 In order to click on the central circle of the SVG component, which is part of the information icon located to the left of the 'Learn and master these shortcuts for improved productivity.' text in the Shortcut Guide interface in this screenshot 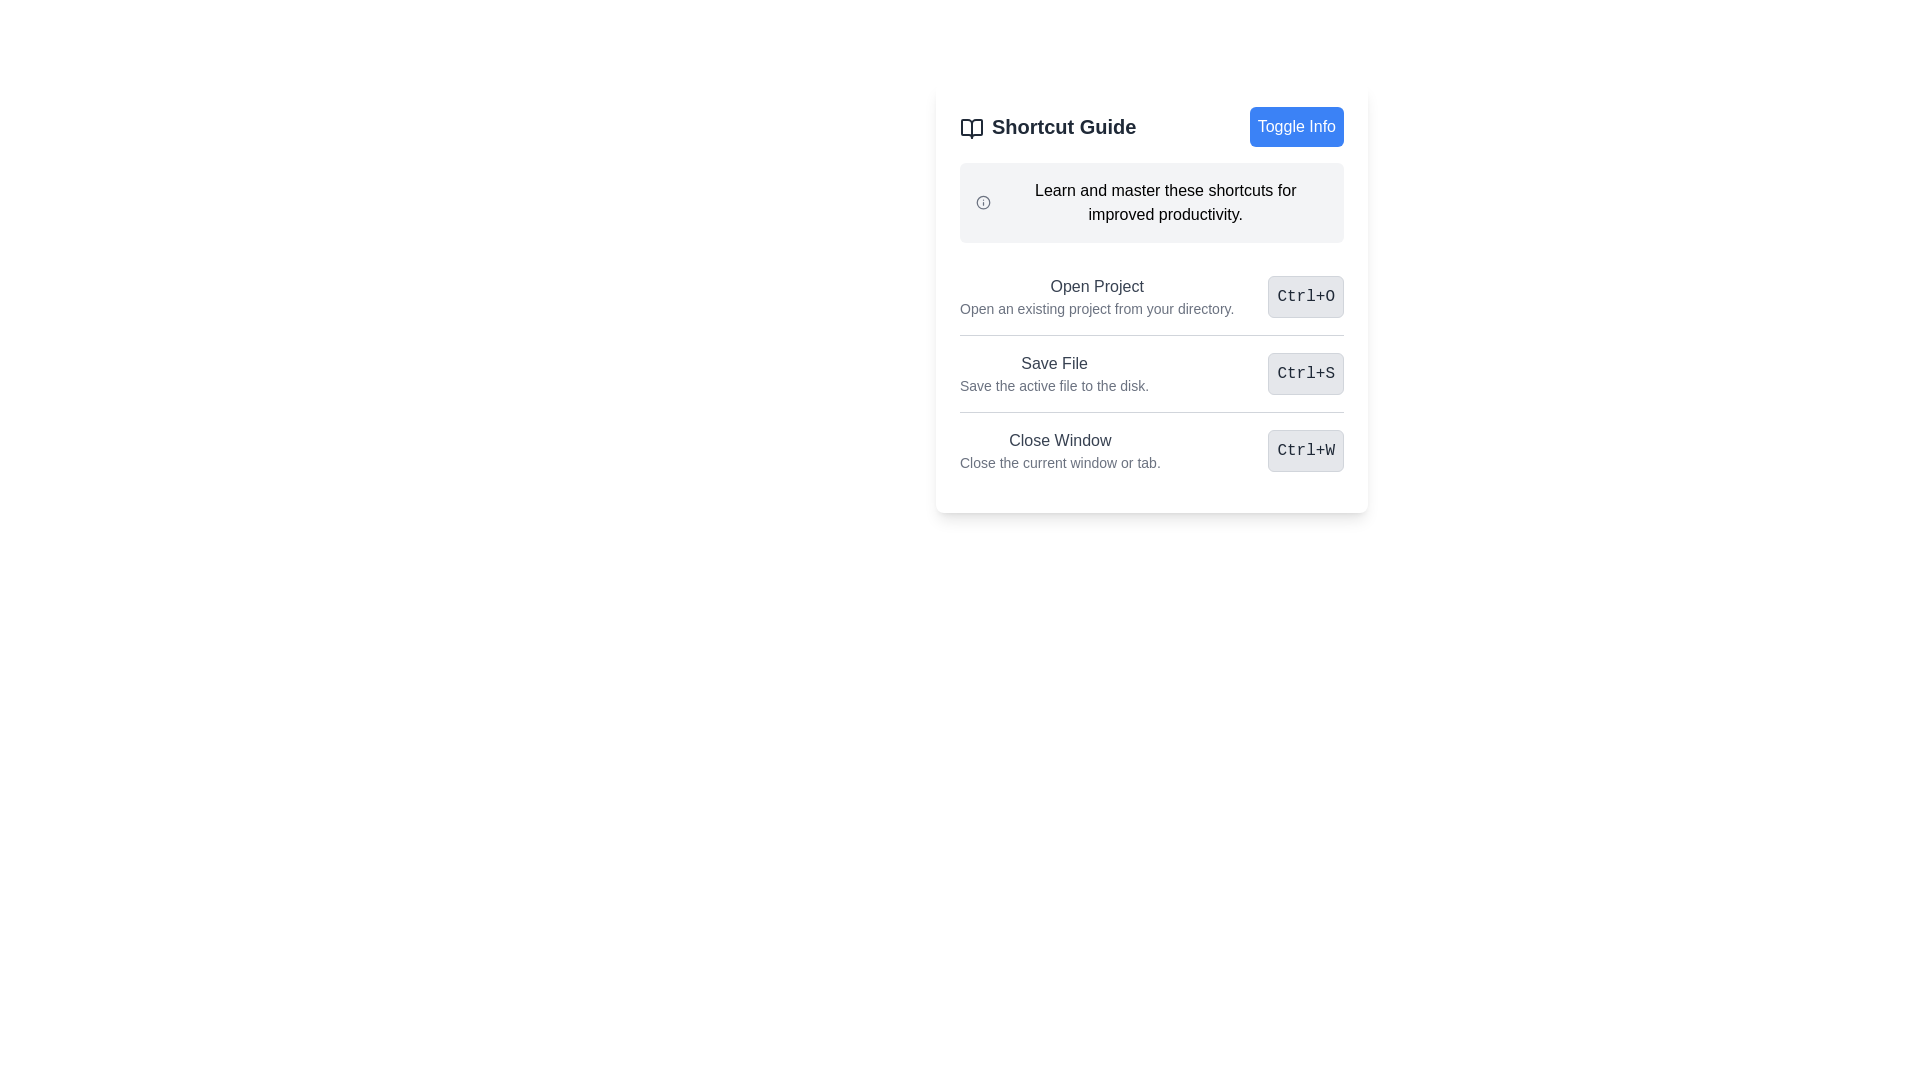, I will do `click(983, 203)`.